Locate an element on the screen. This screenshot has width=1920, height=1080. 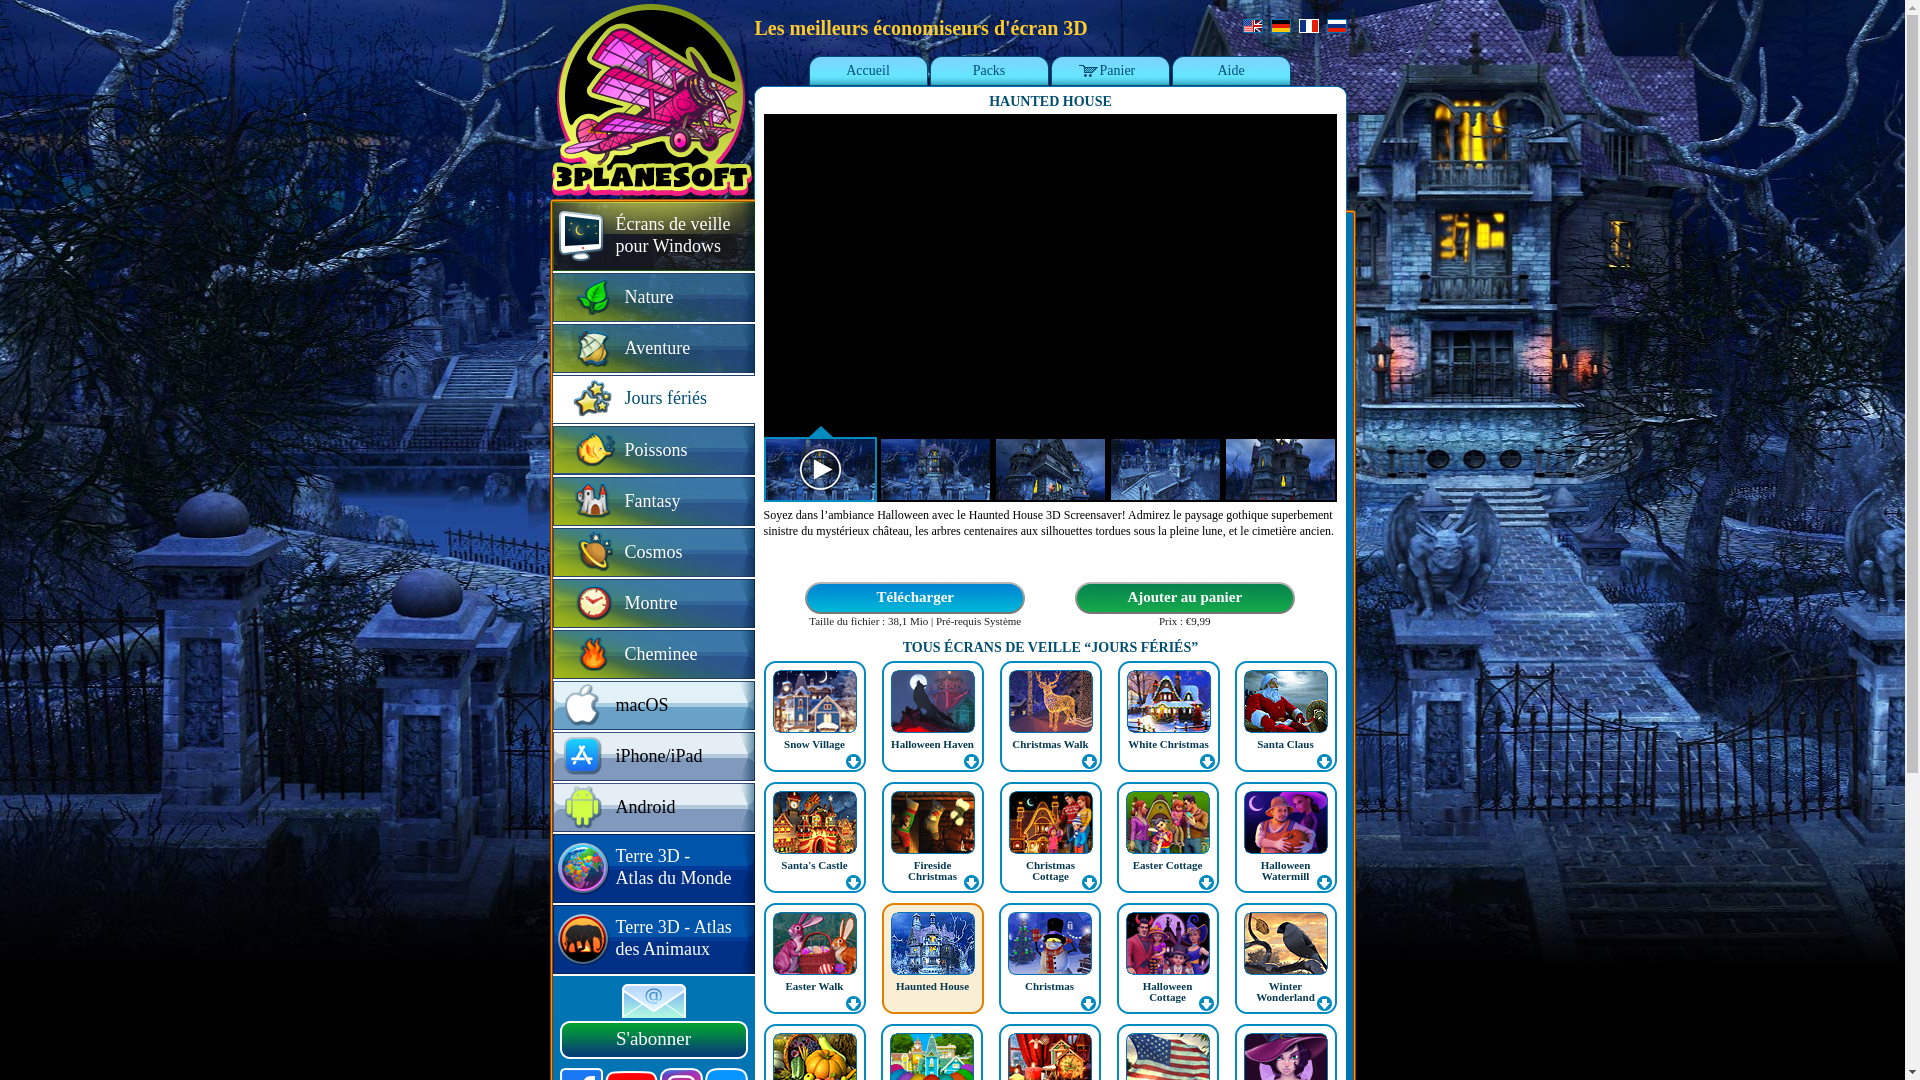
'Santa Claus' is located at coordinates (1285, 744).